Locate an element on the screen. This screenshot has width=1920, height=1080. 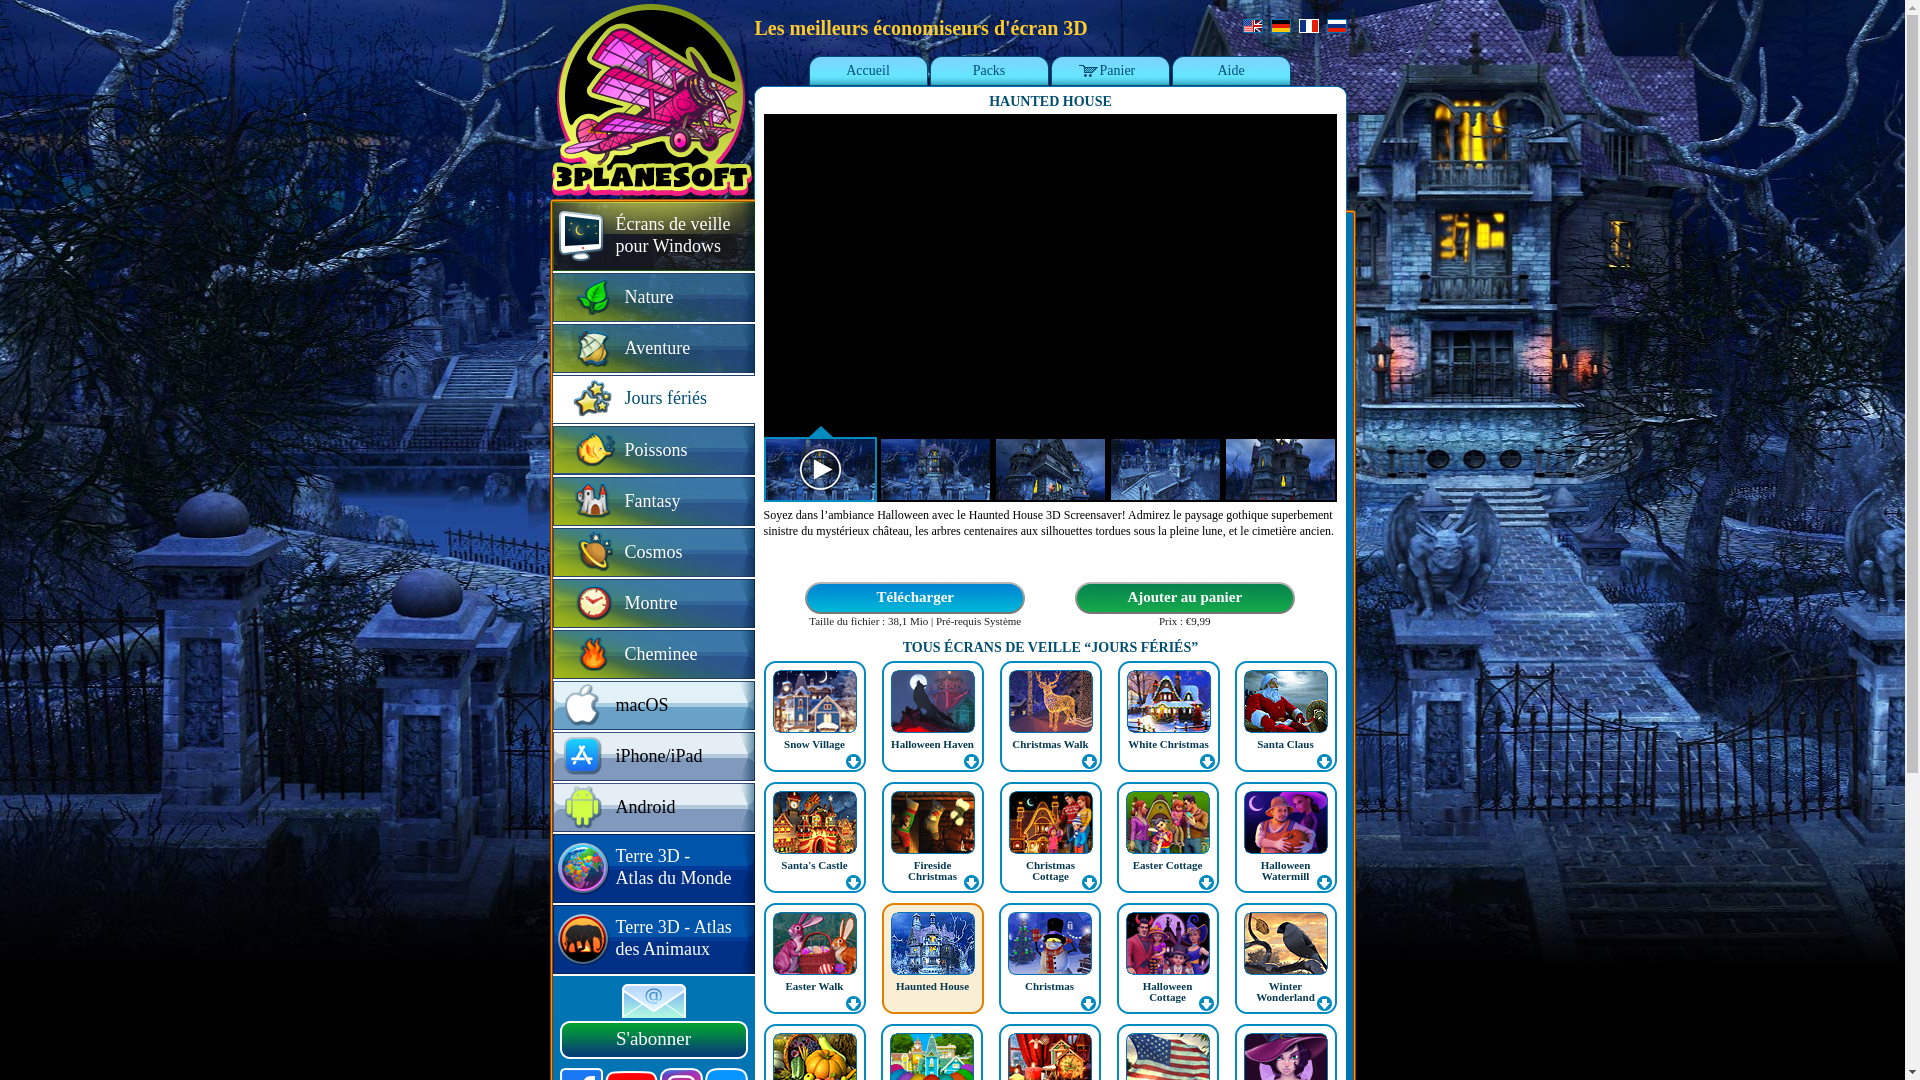
'Santa Claus' is located at coordinates (1285, 744).